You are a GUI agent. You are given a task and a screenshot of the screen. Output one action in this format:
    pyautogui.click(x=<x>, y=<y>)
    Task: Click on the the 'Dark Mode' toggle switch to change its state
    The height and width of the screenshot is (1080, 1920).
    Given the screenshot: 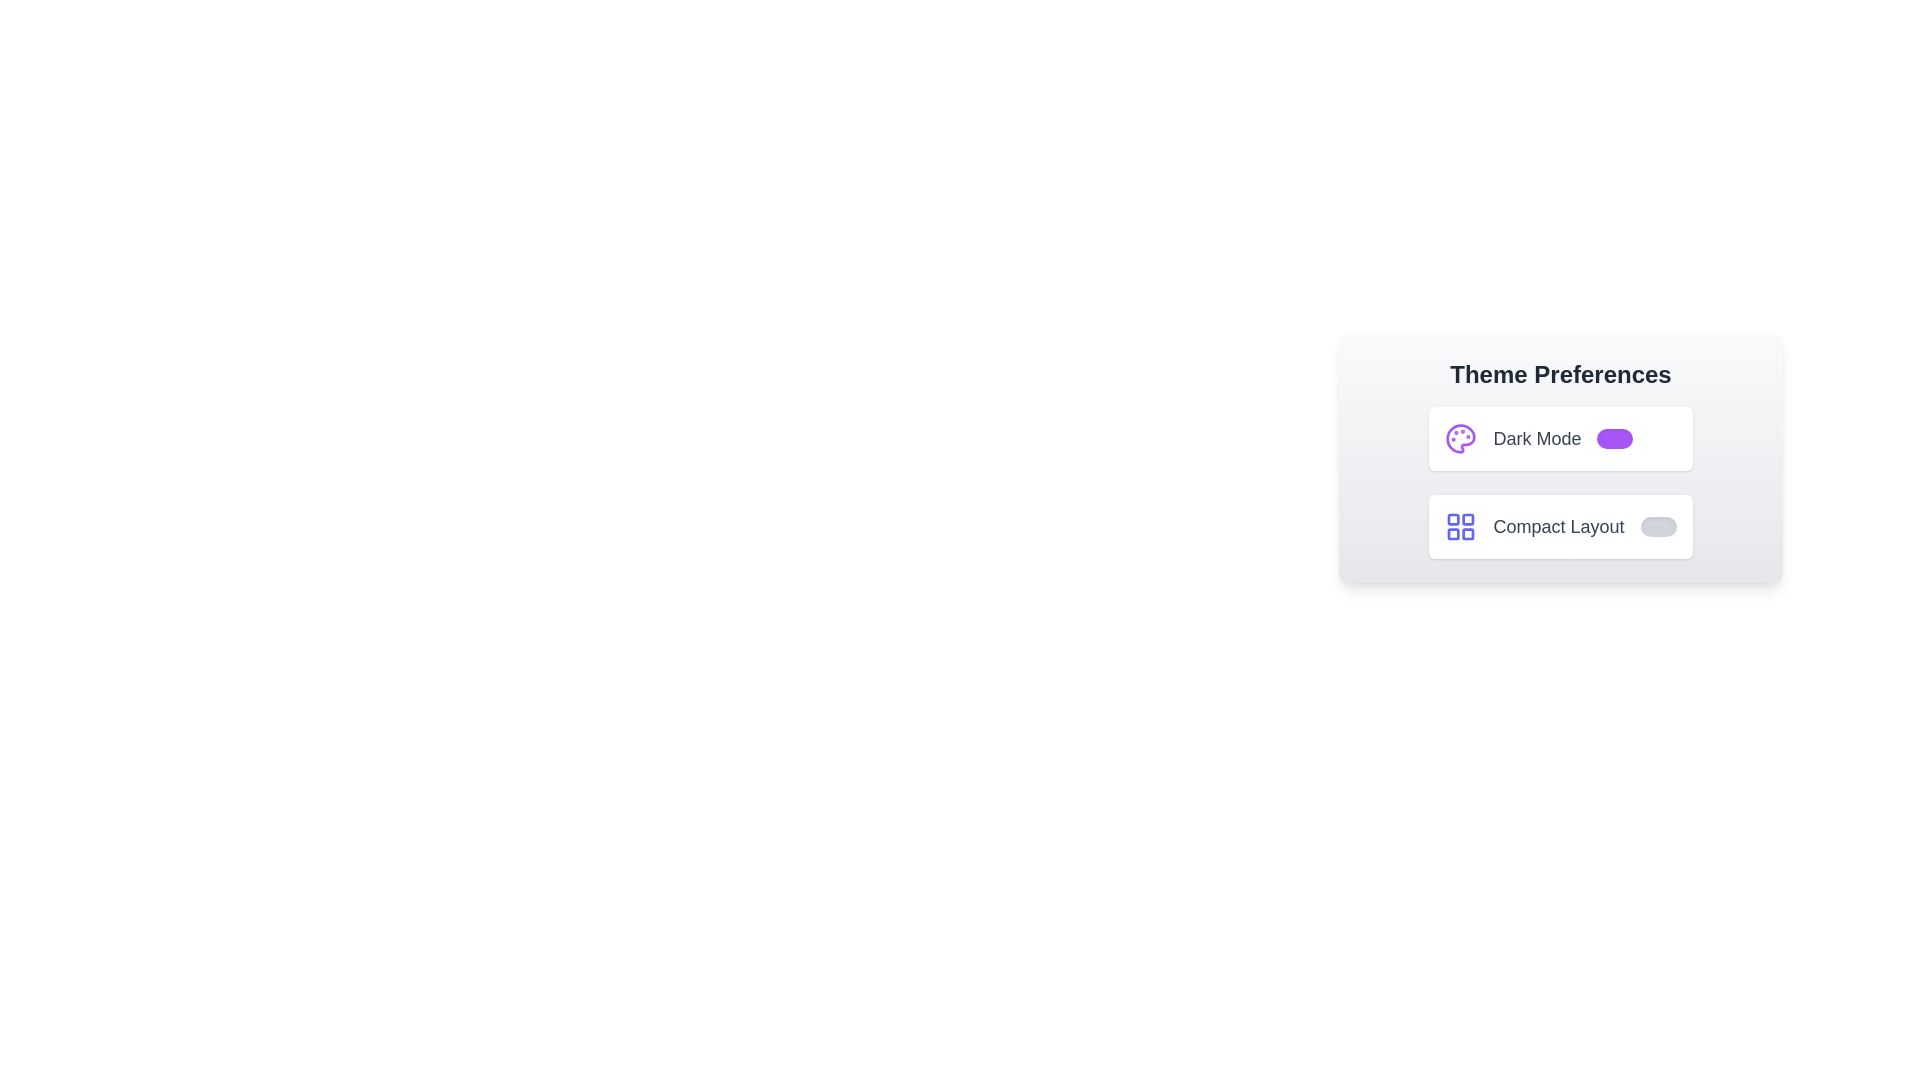 What is the action you would take?
    pyautogui.click(x=1615, y=438)
    